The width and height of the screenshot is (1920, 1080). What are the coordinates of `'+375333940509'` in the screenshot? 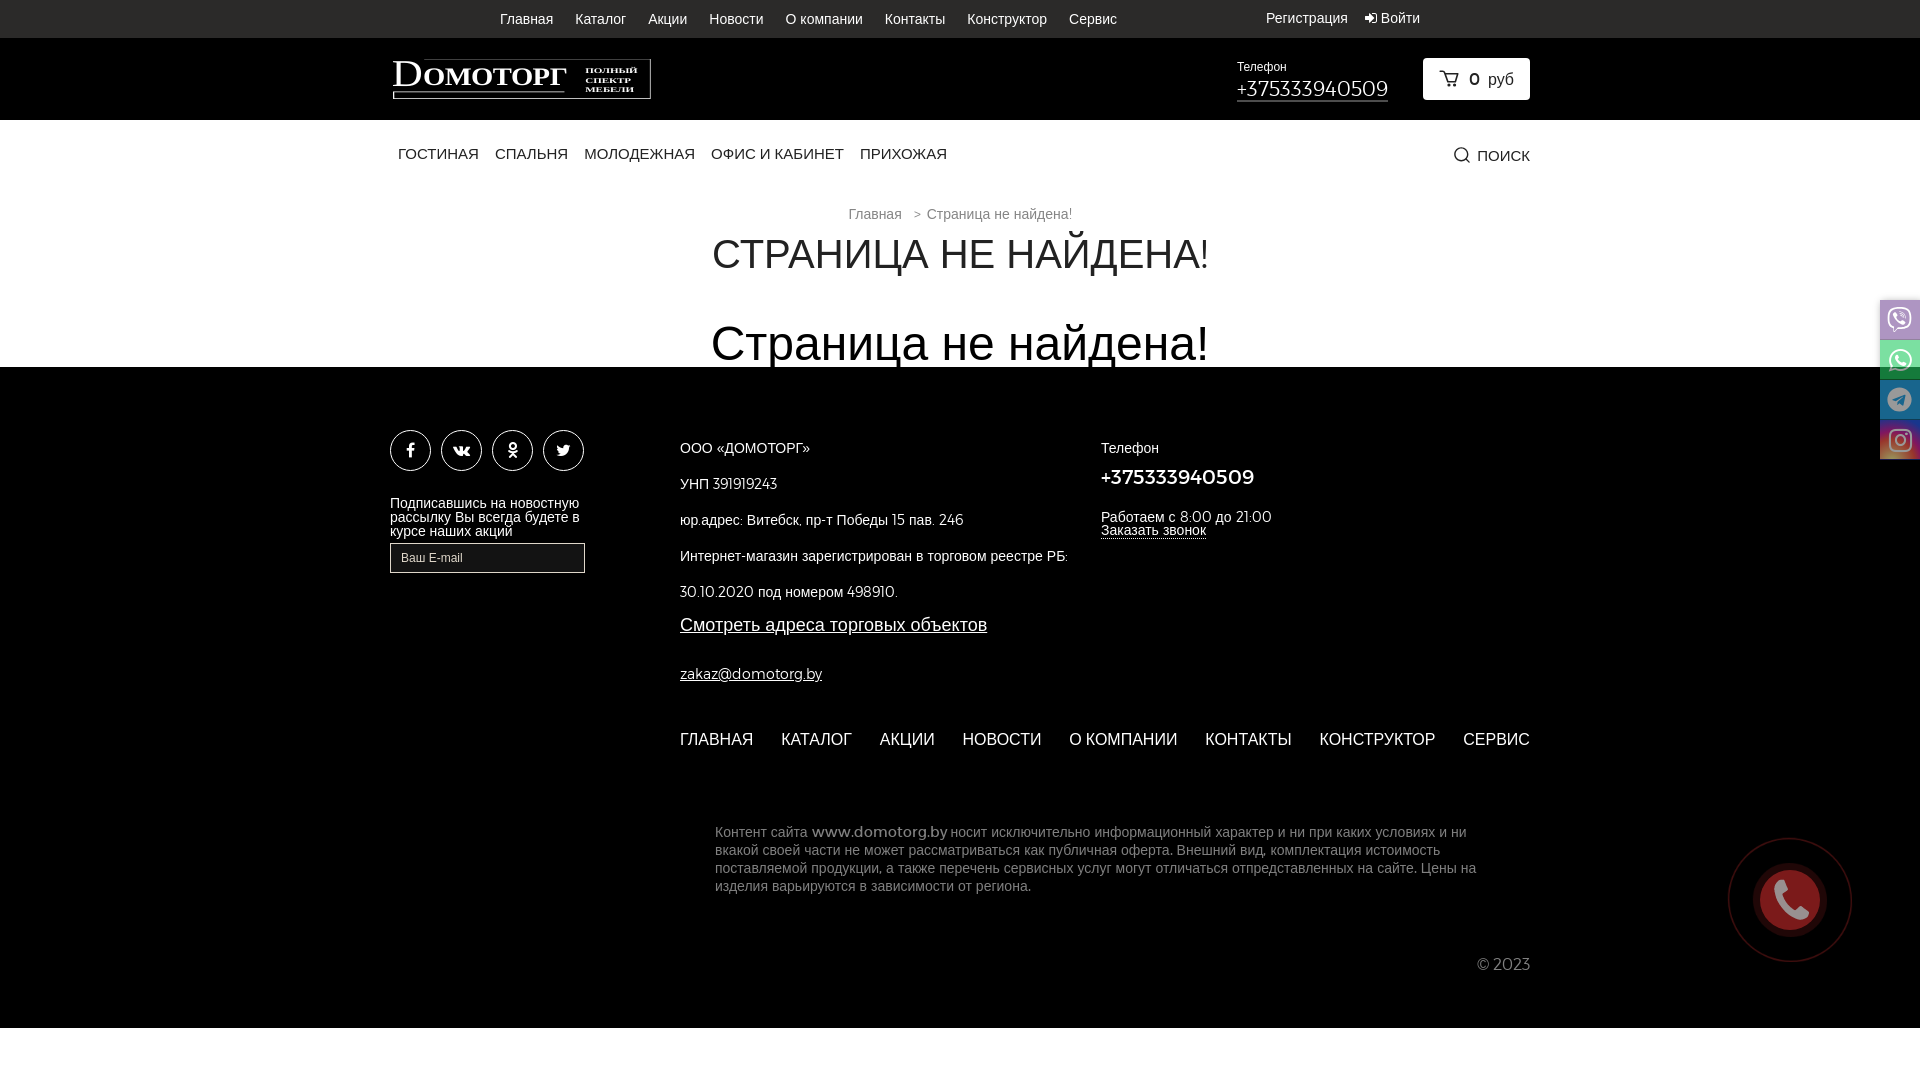 It's located at (1236, 87).